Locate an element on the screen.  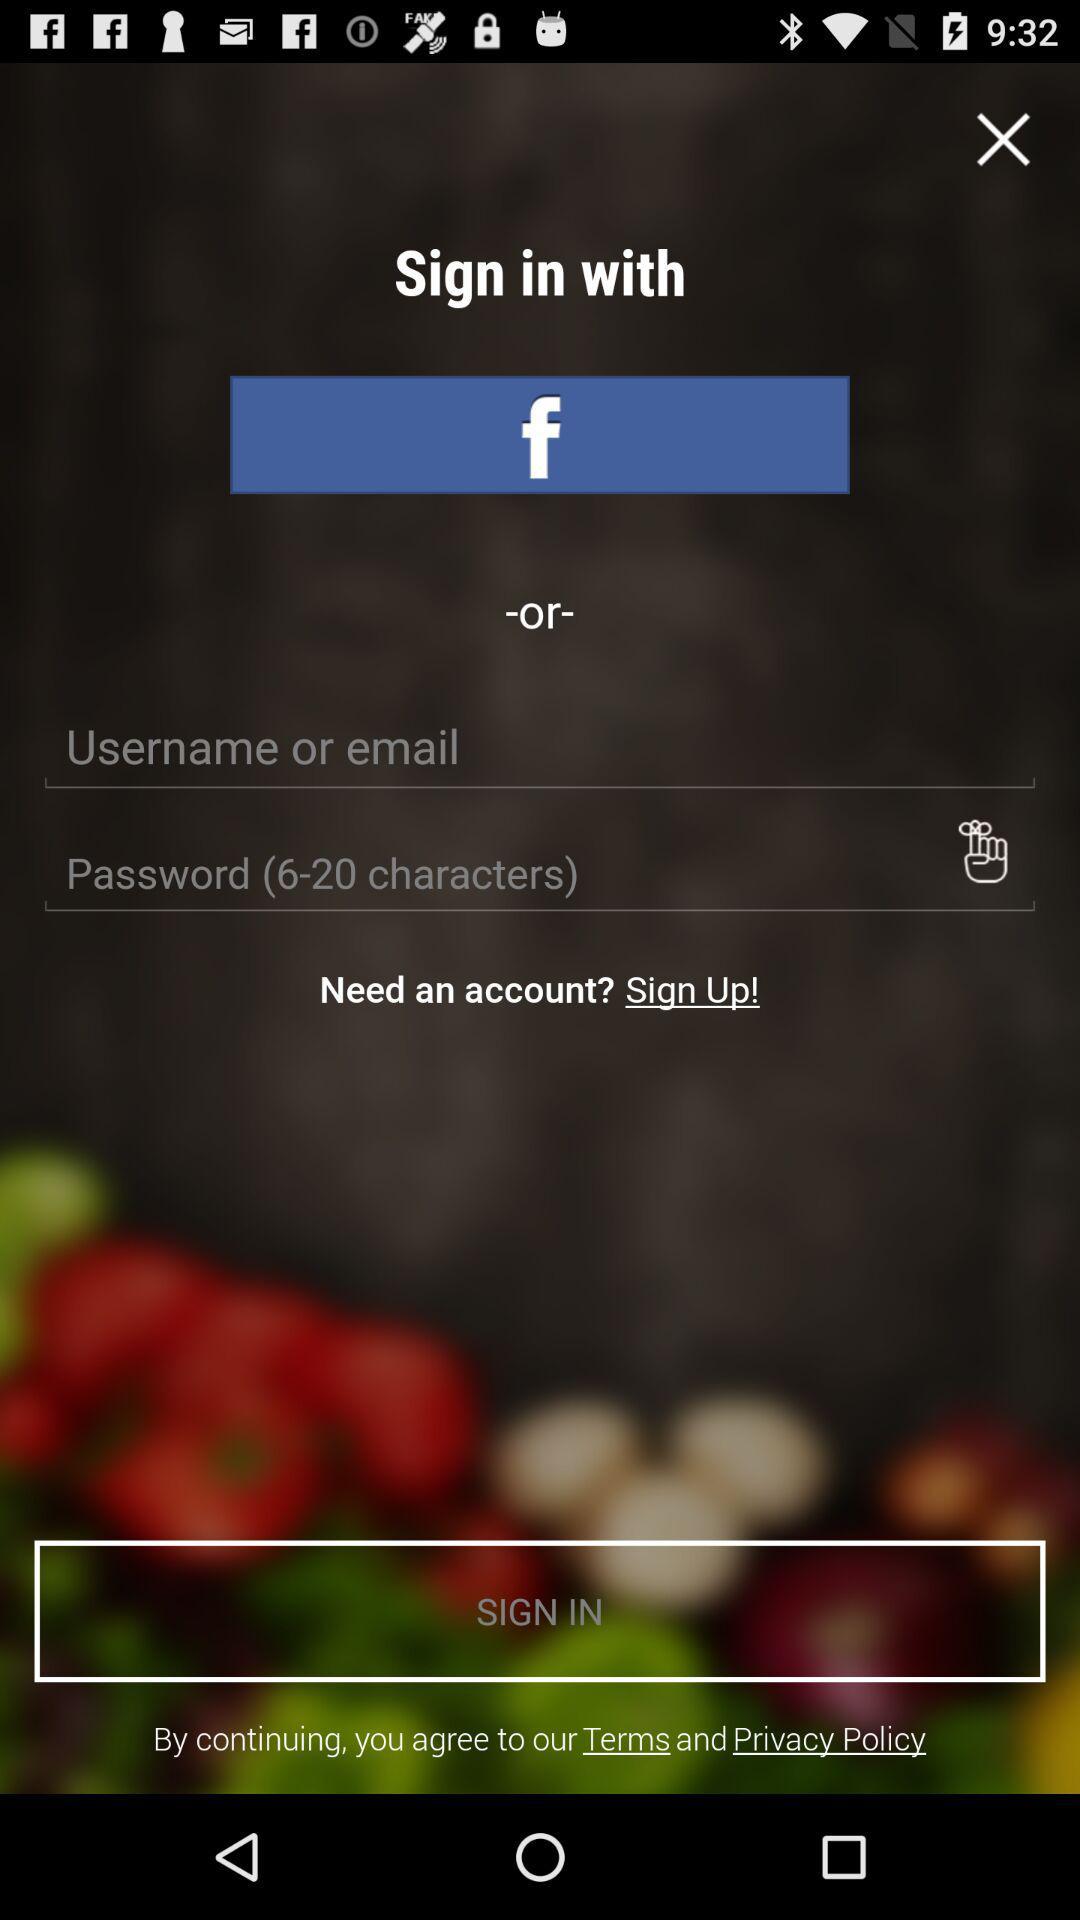
username is located at coordinates (540, 746).